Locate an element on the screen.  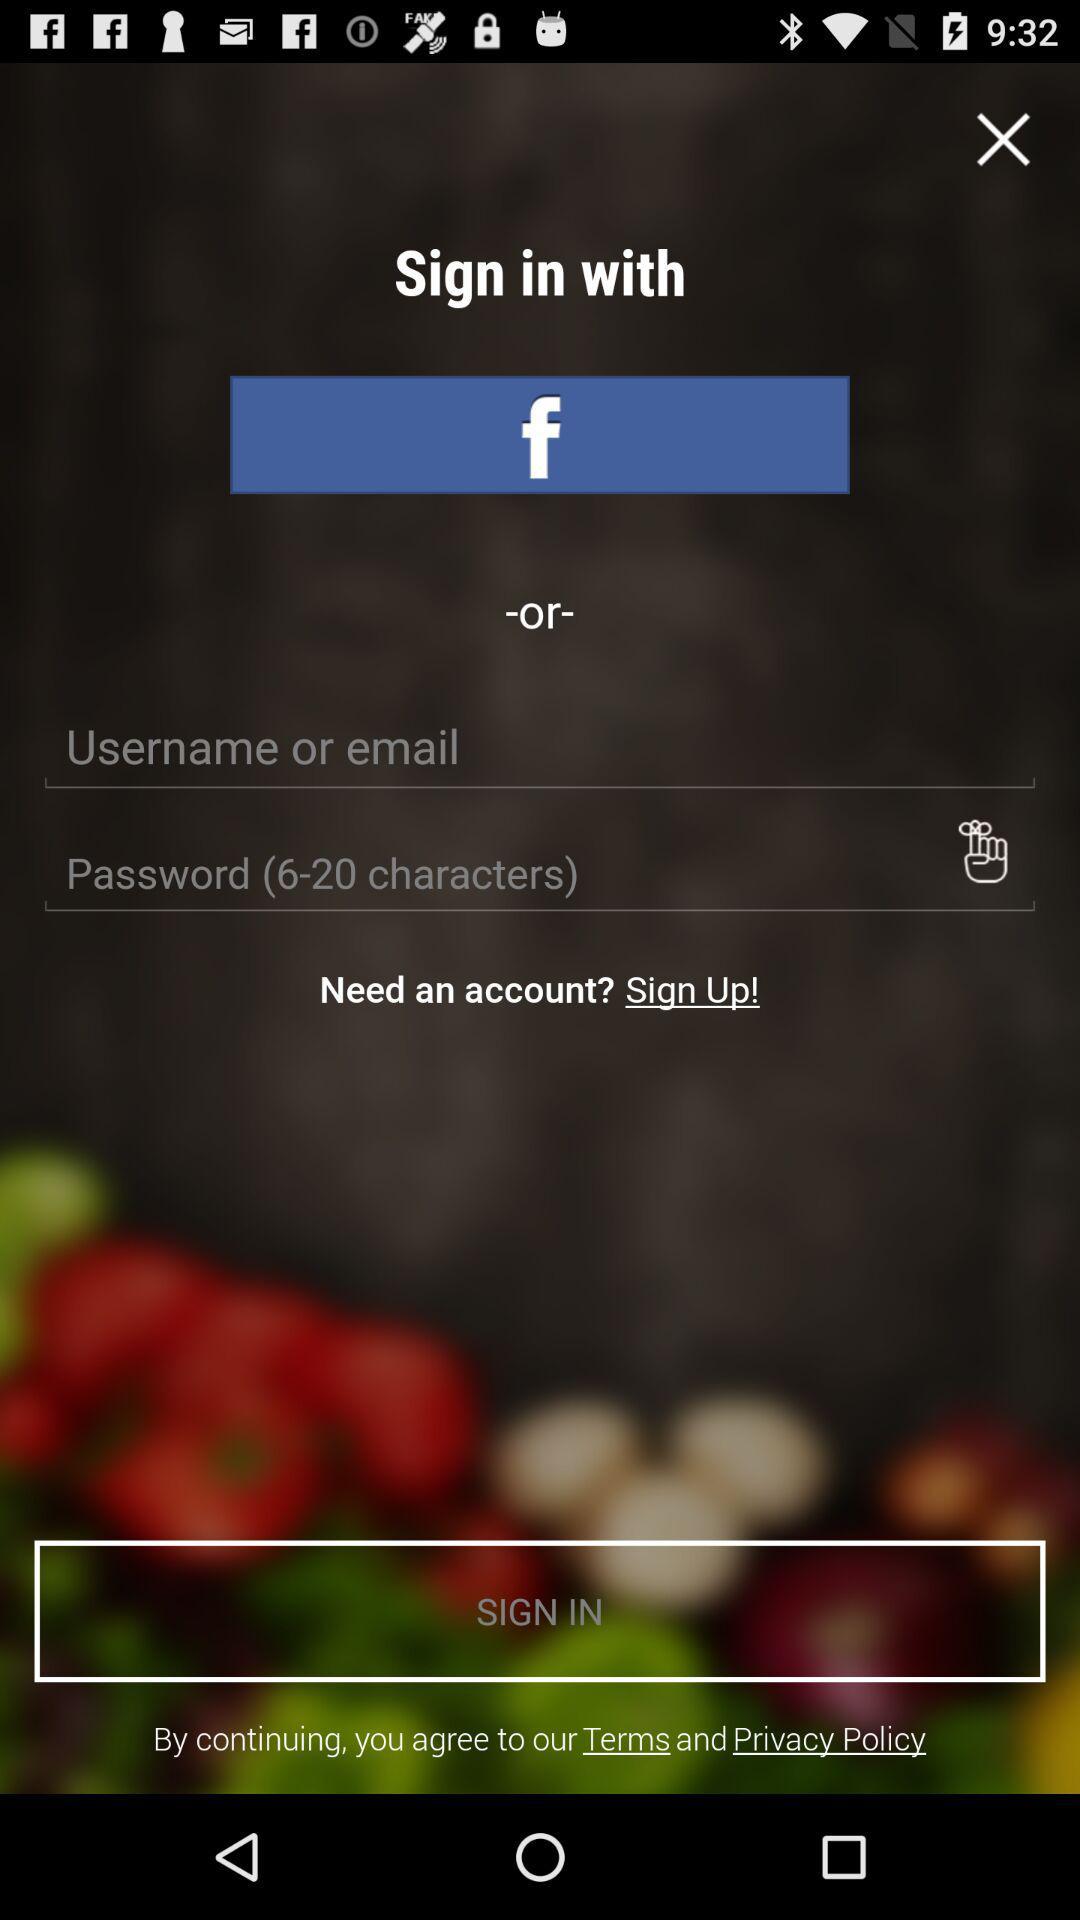
username is located at coordinates (540, 746).